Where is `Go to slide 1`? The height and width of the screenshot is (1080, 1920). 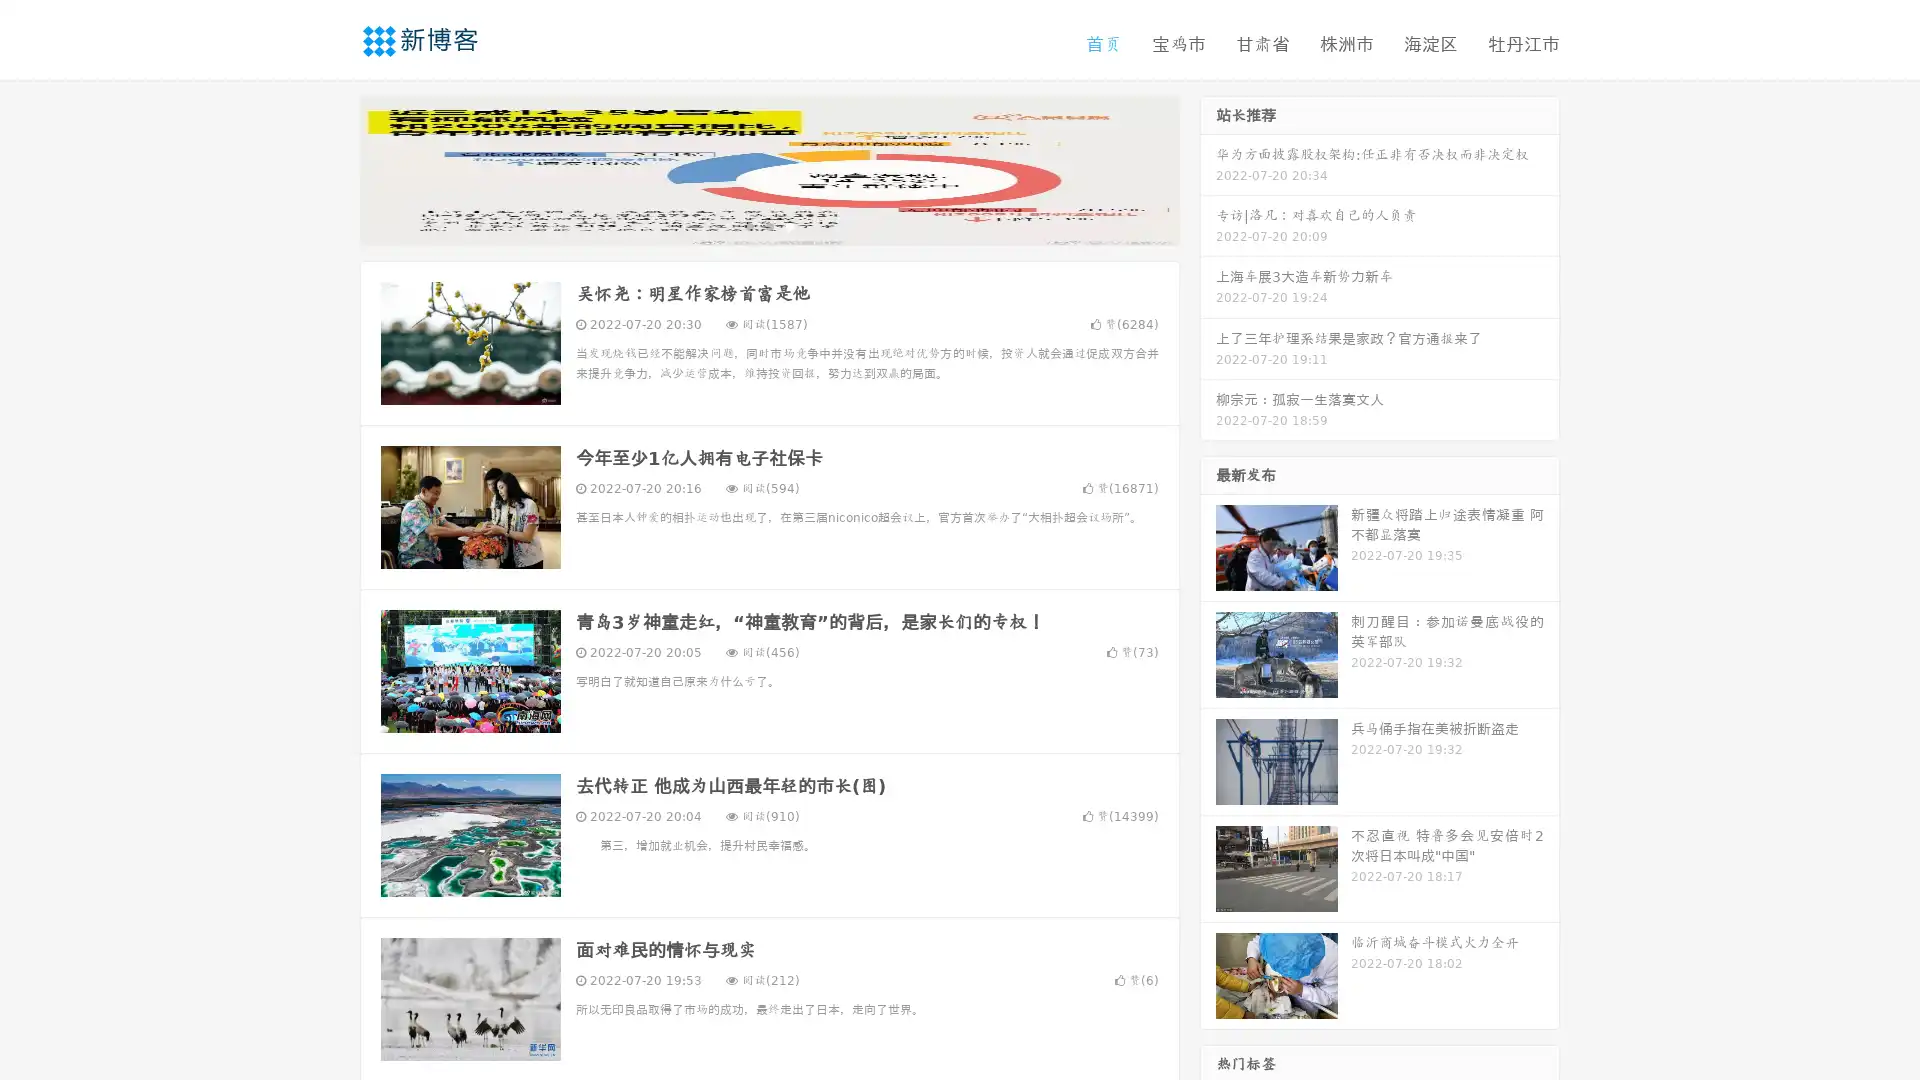
Go to slide 1 is located at coordinates (748, 225).